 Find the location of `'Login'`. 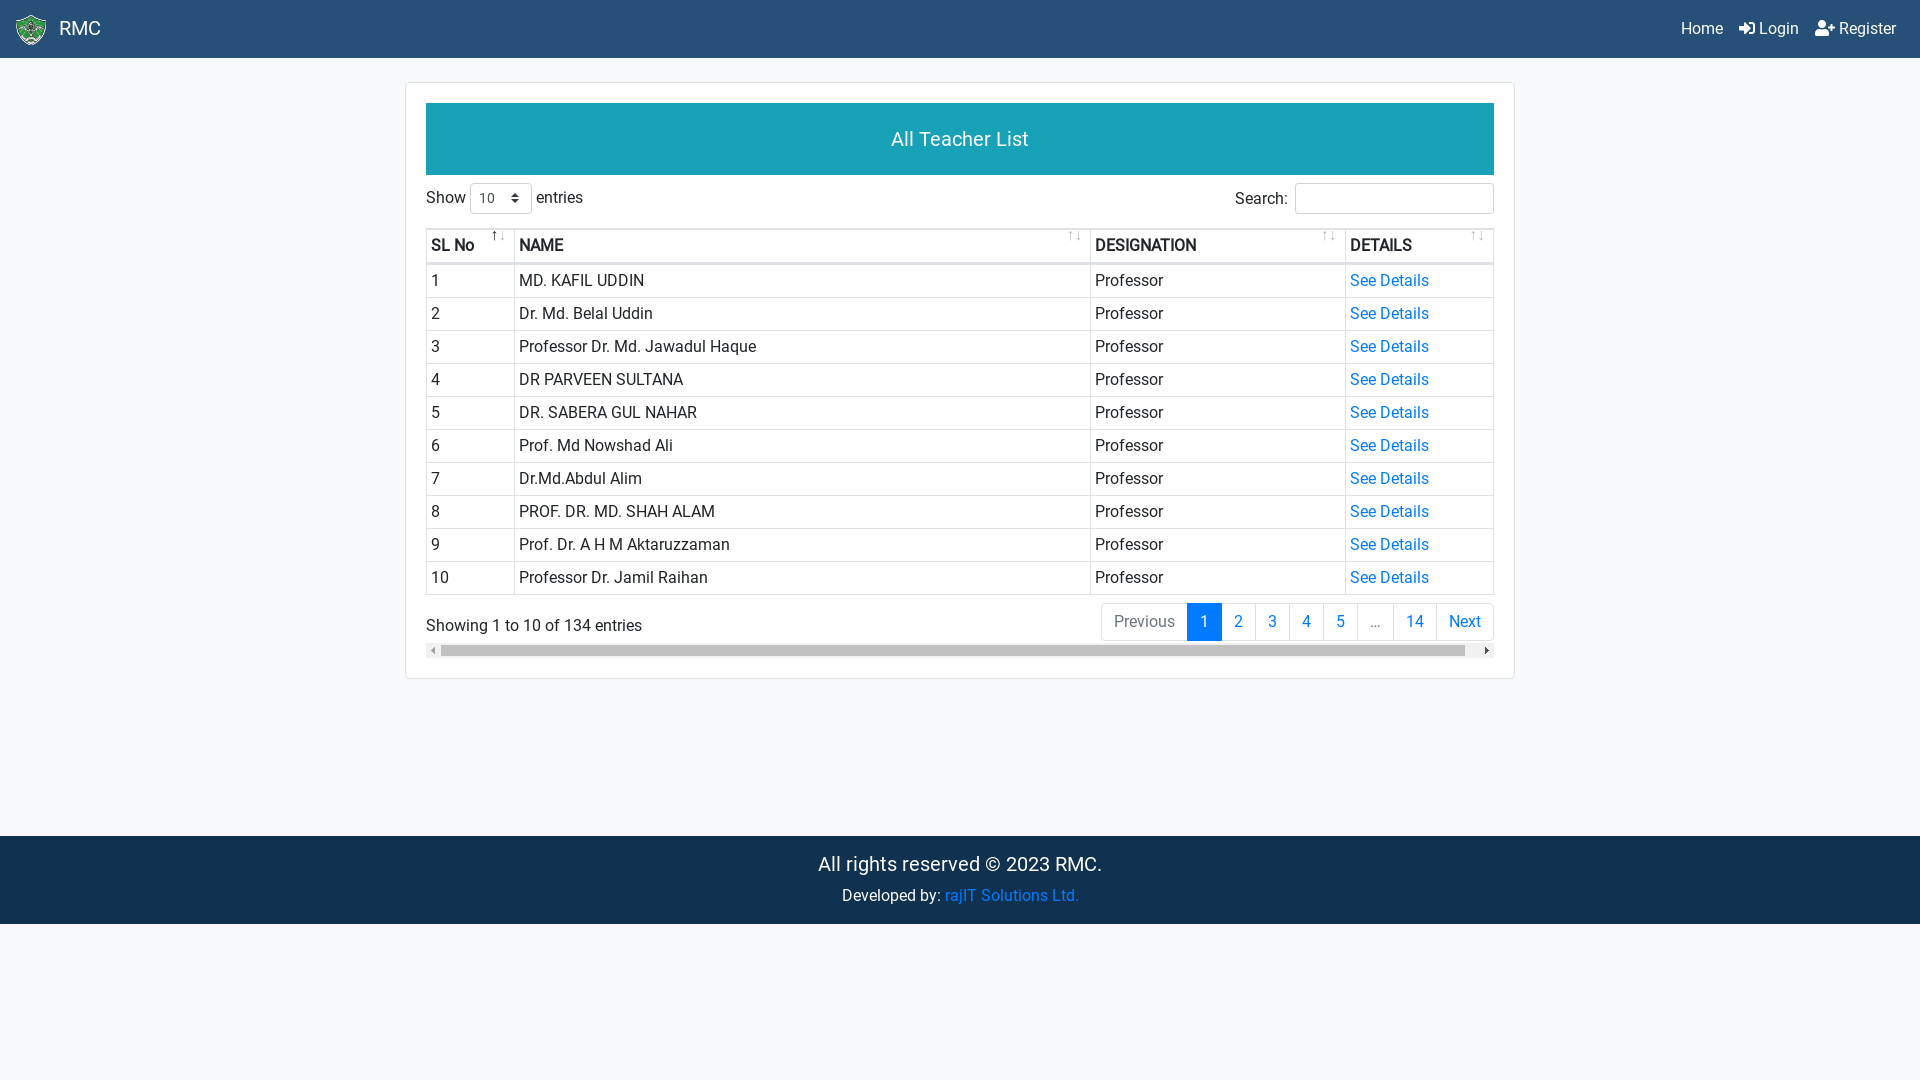

'Login' is located at coordinates (1769, 29).